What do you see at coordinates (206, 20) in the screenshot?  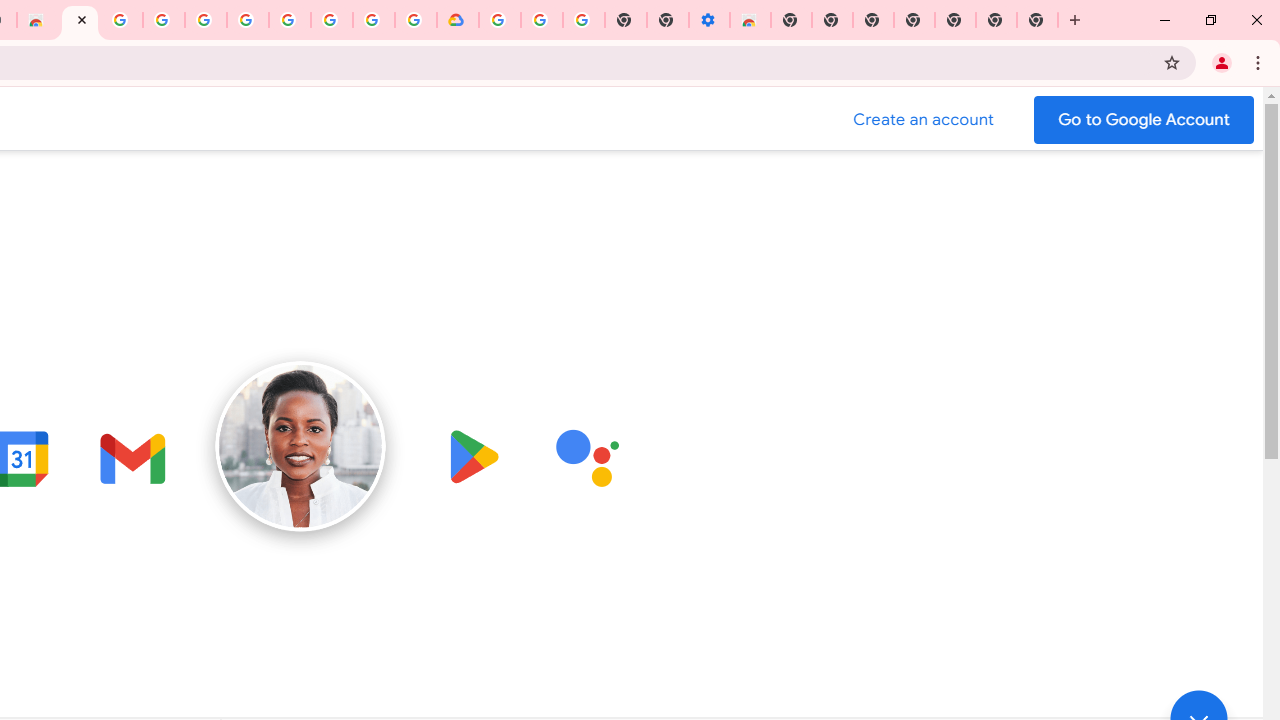 I see `'Sign in - Google Accounts'` at bounding box center [206, 20].